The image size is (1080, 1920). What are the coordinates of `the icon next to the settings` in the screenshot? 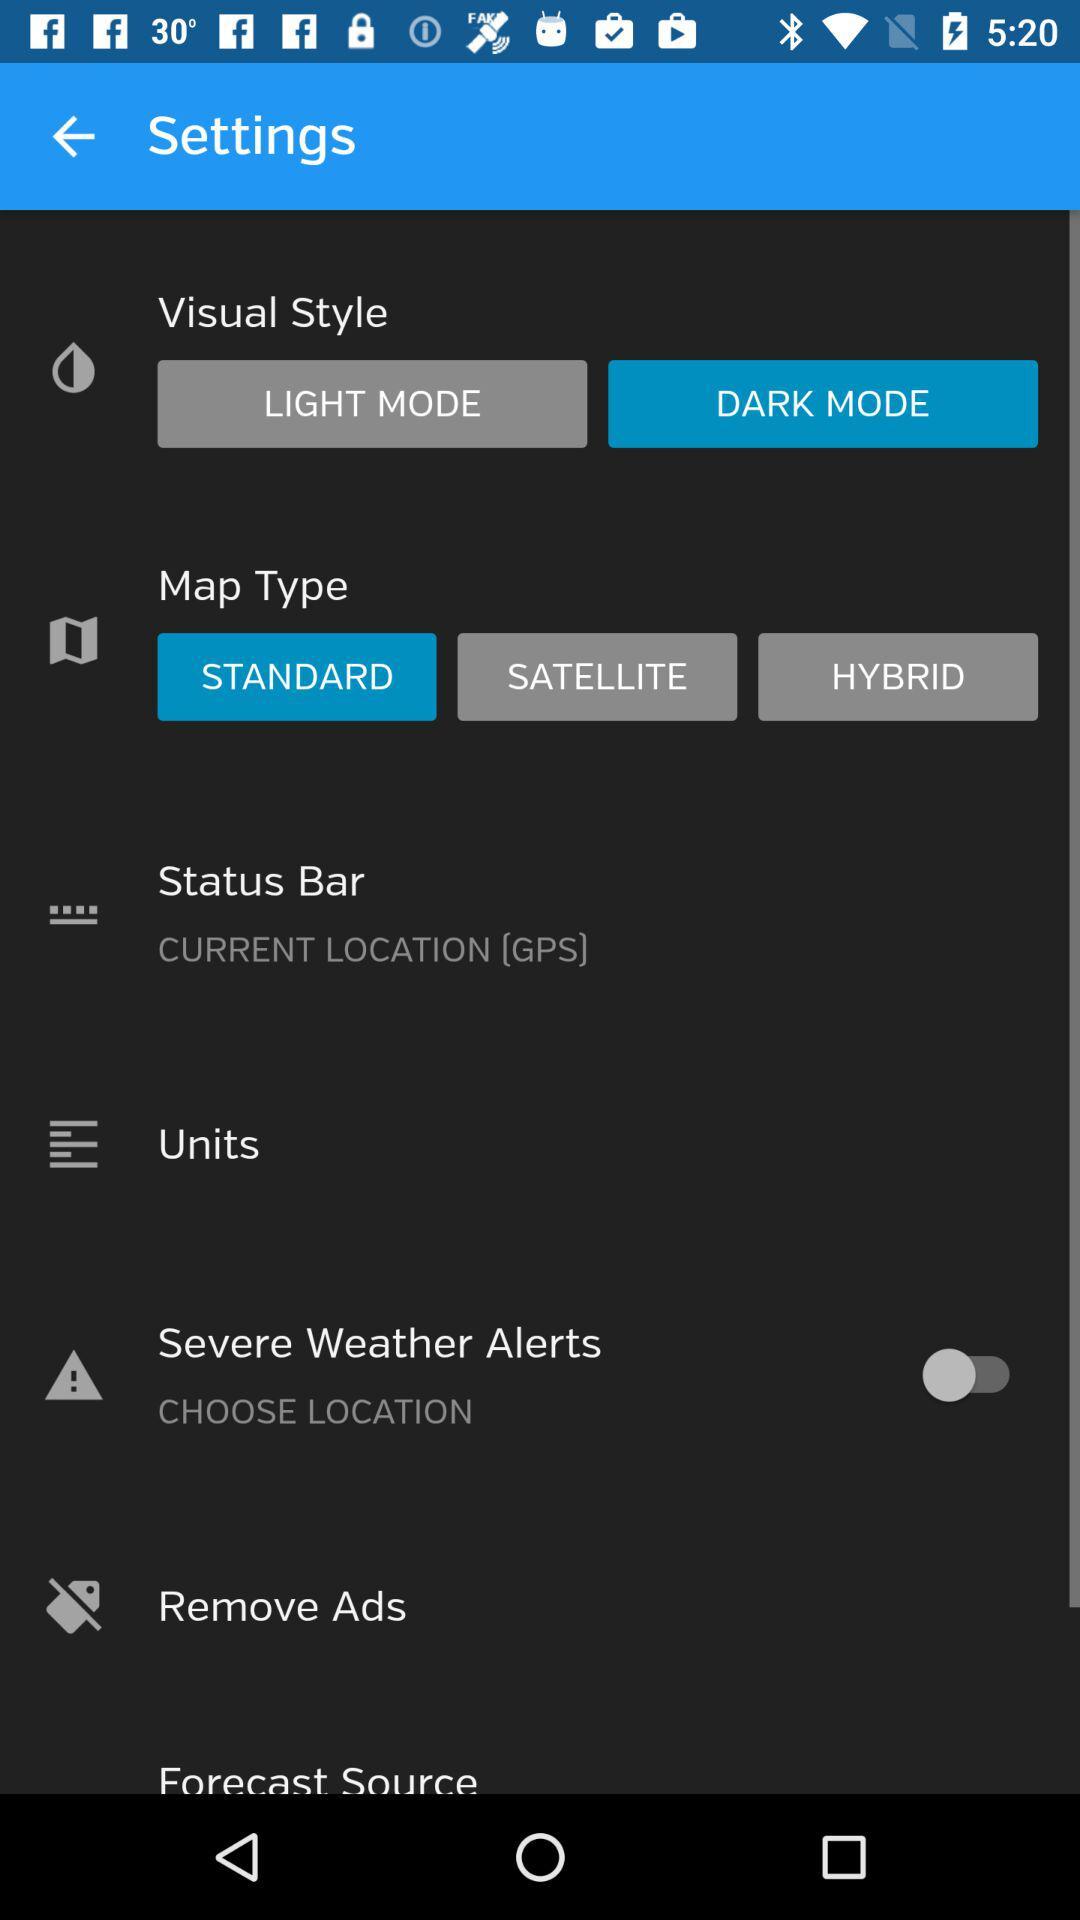 It's located at (72, 135).